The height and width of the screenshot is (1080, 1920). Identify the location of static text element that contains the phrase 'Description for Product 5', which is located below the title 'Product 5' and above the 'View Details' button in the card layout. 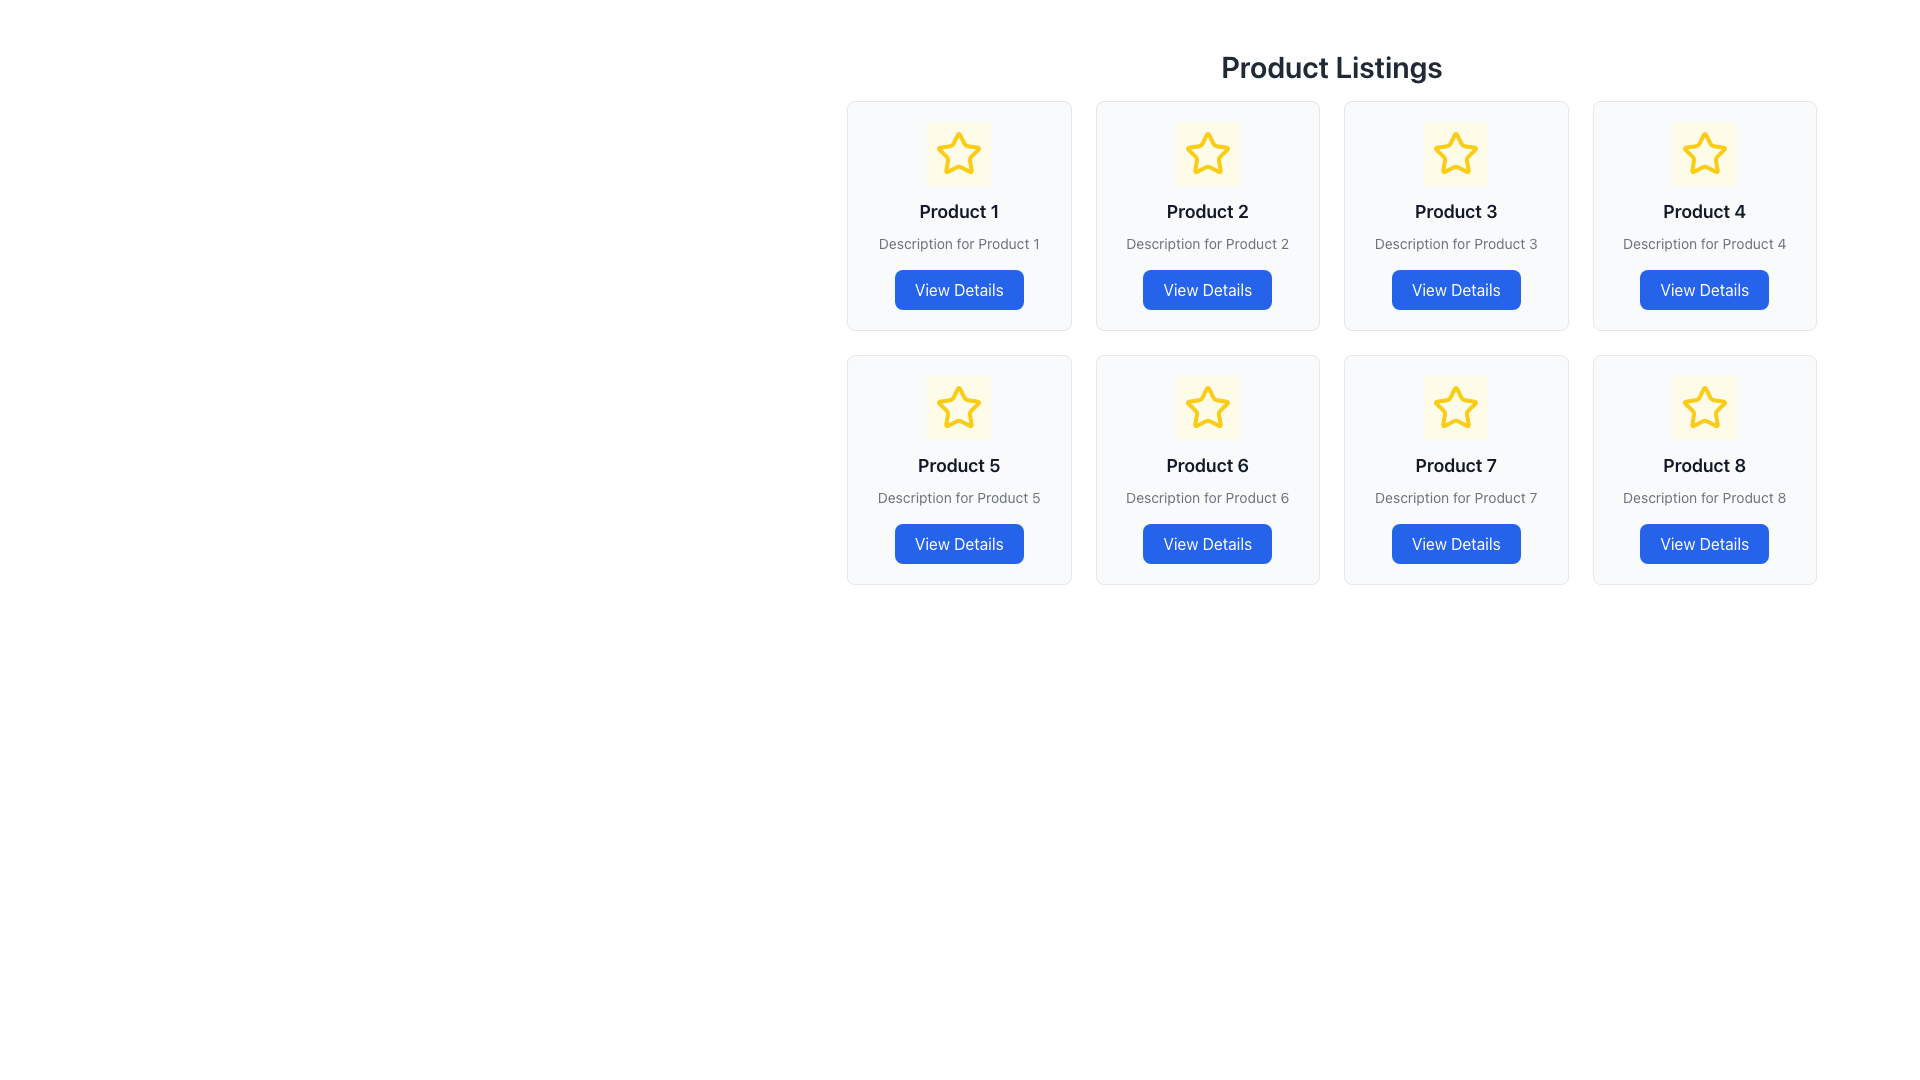
(958, 496).